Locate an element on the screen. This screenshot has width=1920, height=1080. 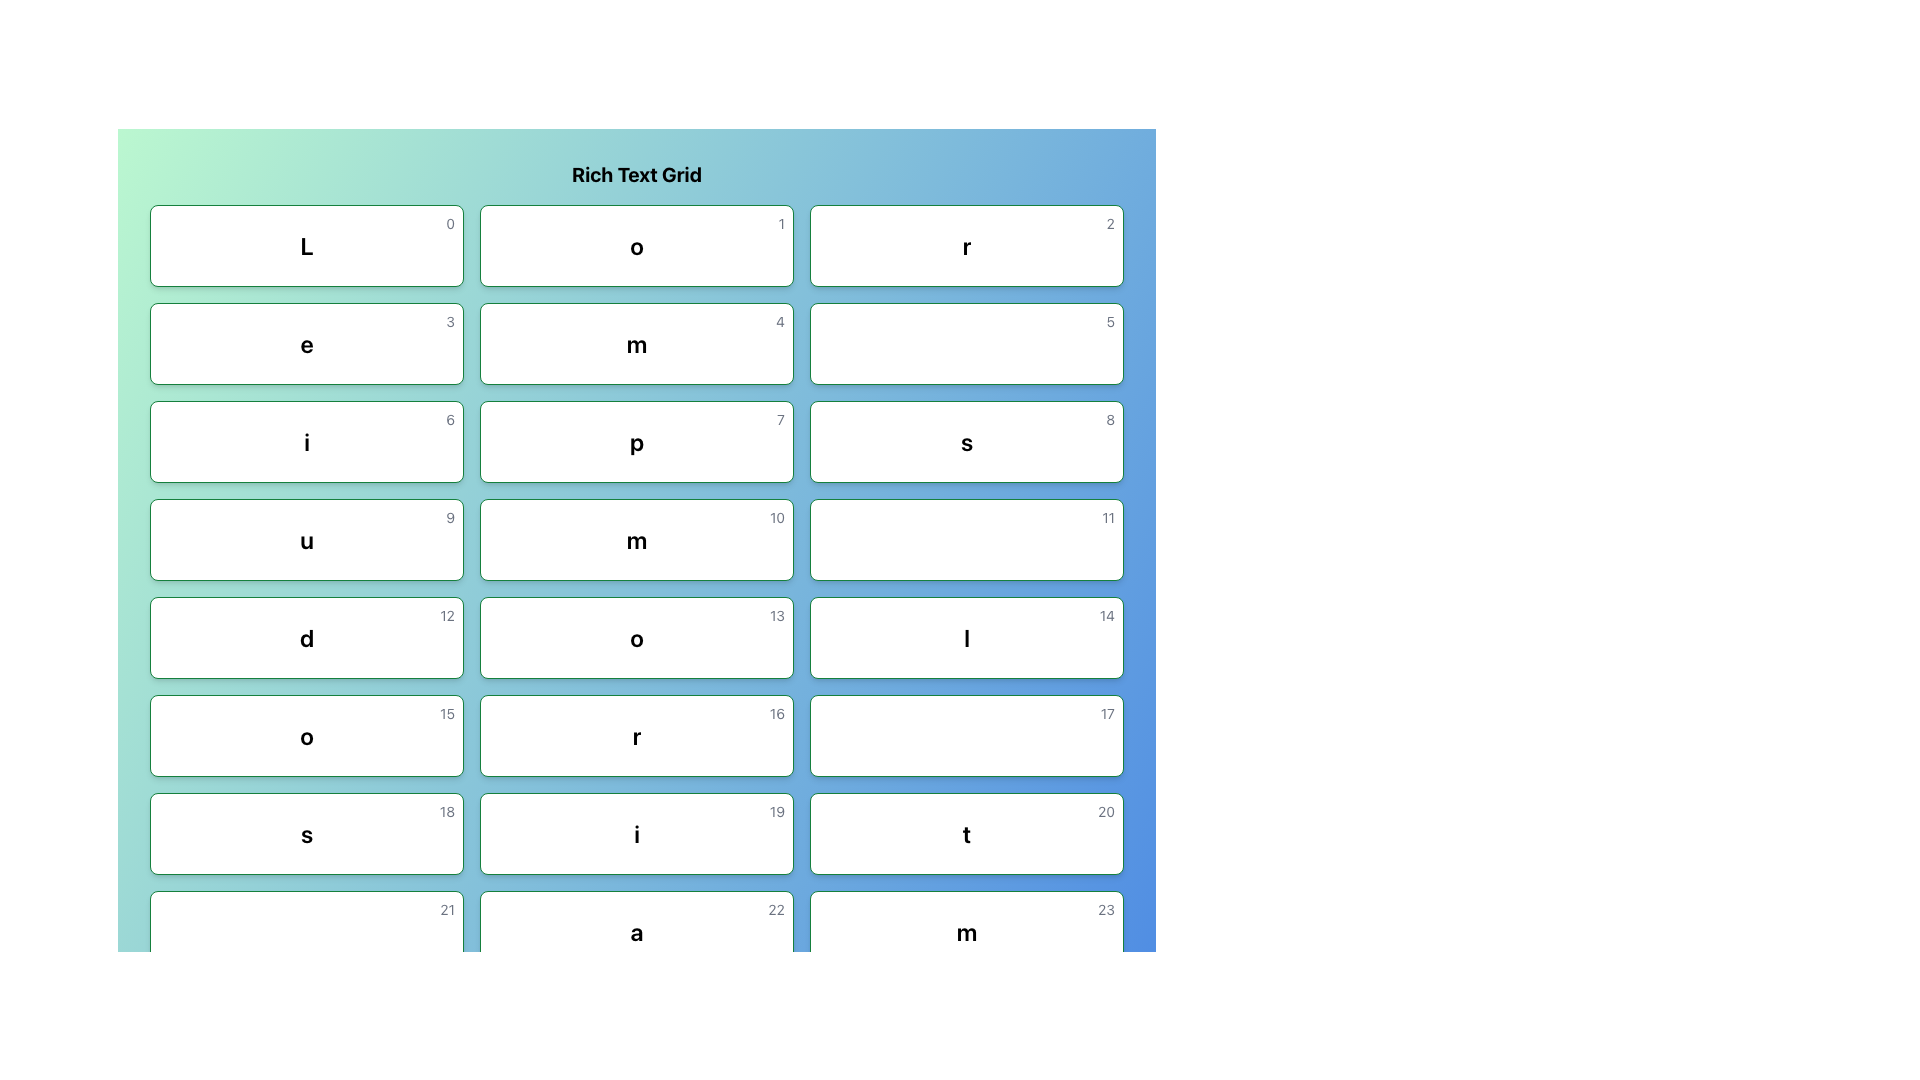
the text-based UI component styled as a title or header, which displays a bold, lowercase letter 'i' in a rectangular card with a white background and a thin green frame is located at coordinates (306, 441).